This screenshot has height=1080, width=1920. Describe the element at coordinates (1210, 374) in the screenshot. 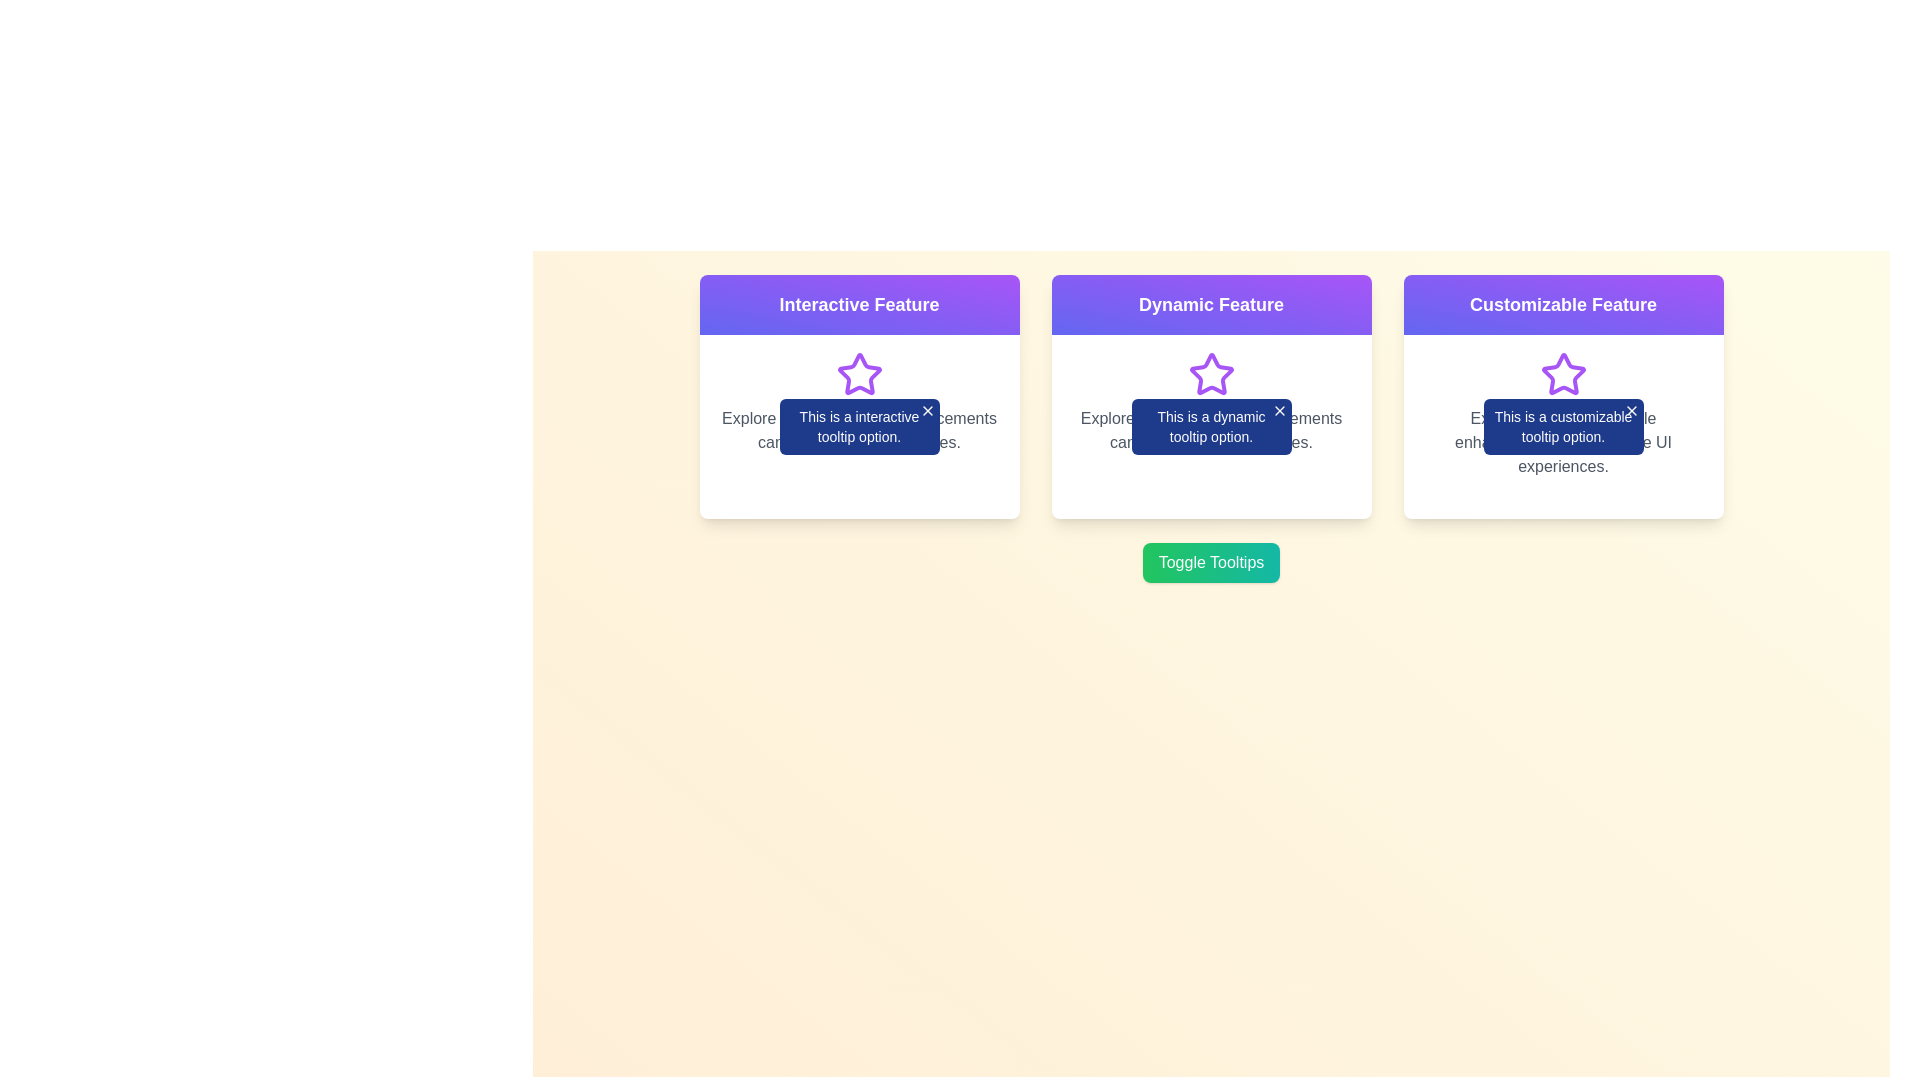

I see `the icon representing the 'Dynamic Feature' card located at the center of the middle card for interactions` at that location.